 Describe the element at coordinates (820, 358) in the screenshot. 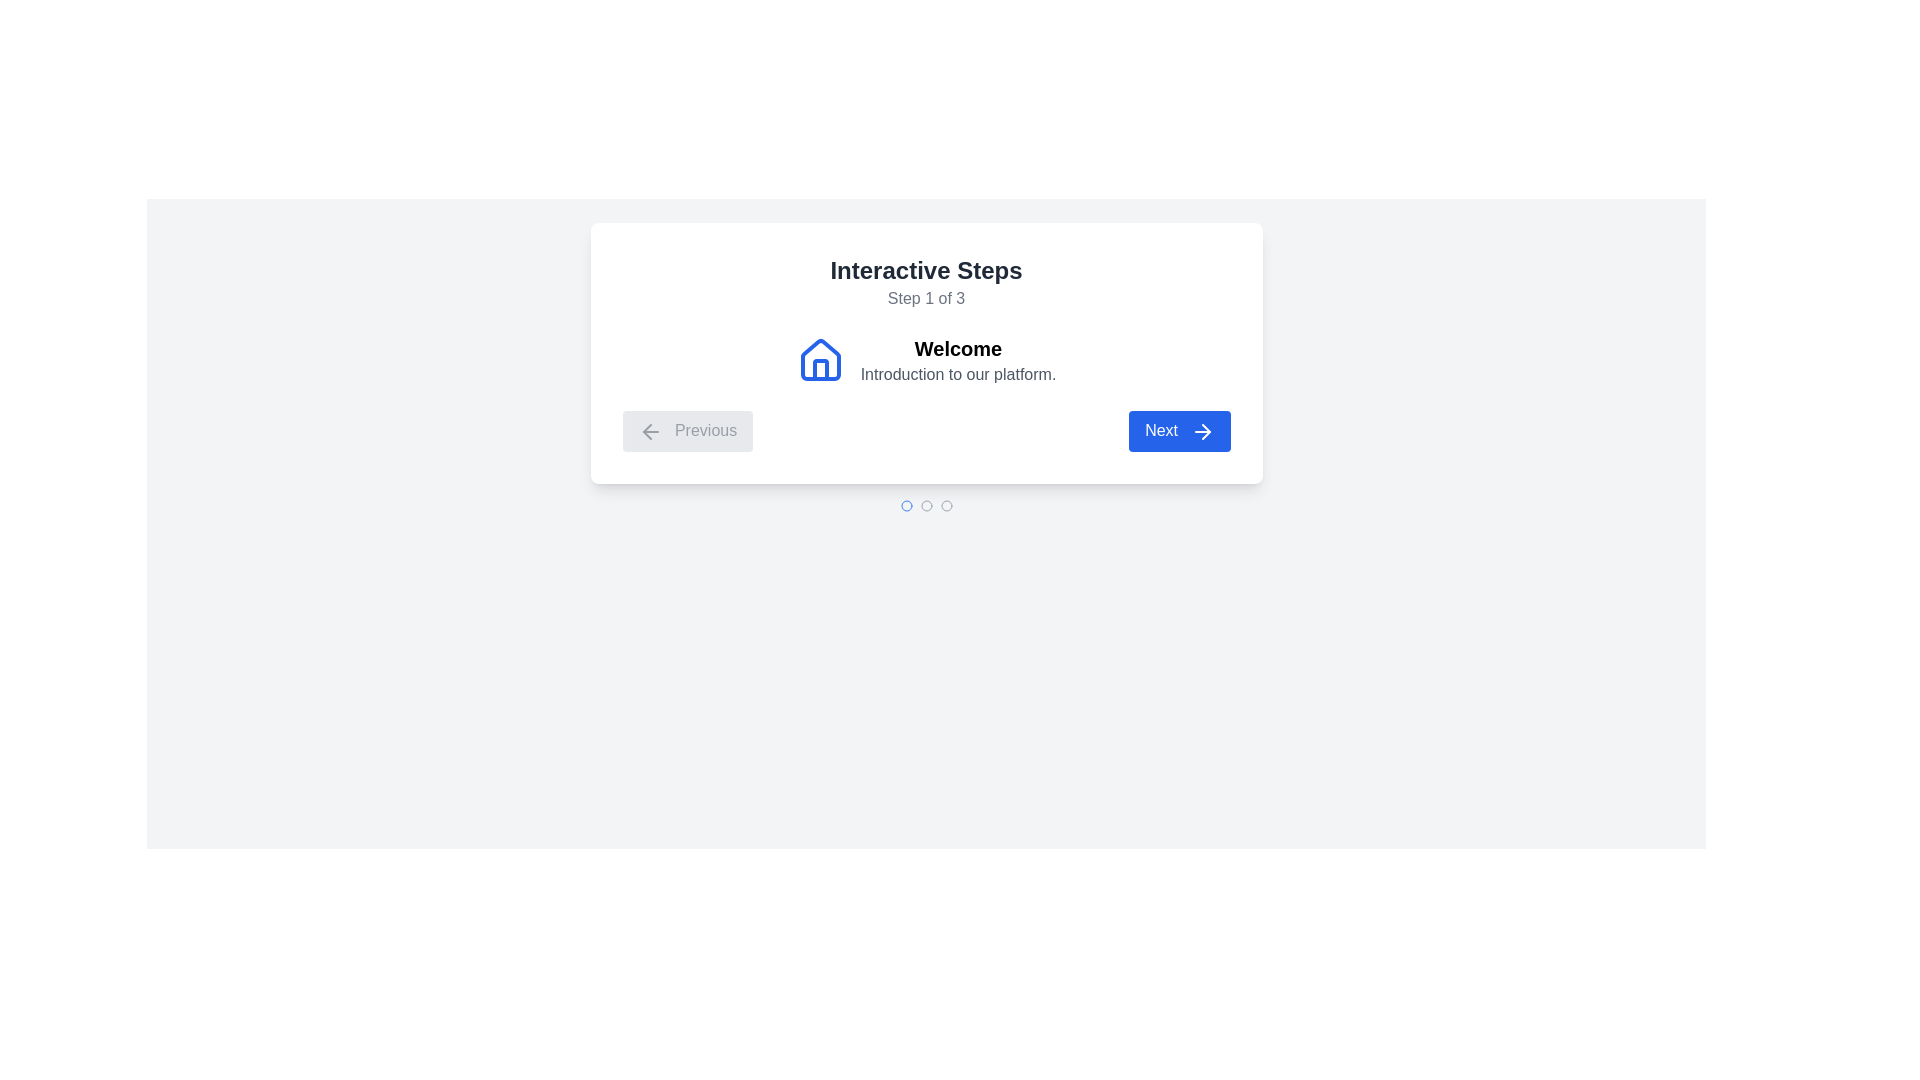

I see `the decorative 'Welcome' icon located at the center of the card interface, positioned directly above the text labeled 'Welcome'` at that location.